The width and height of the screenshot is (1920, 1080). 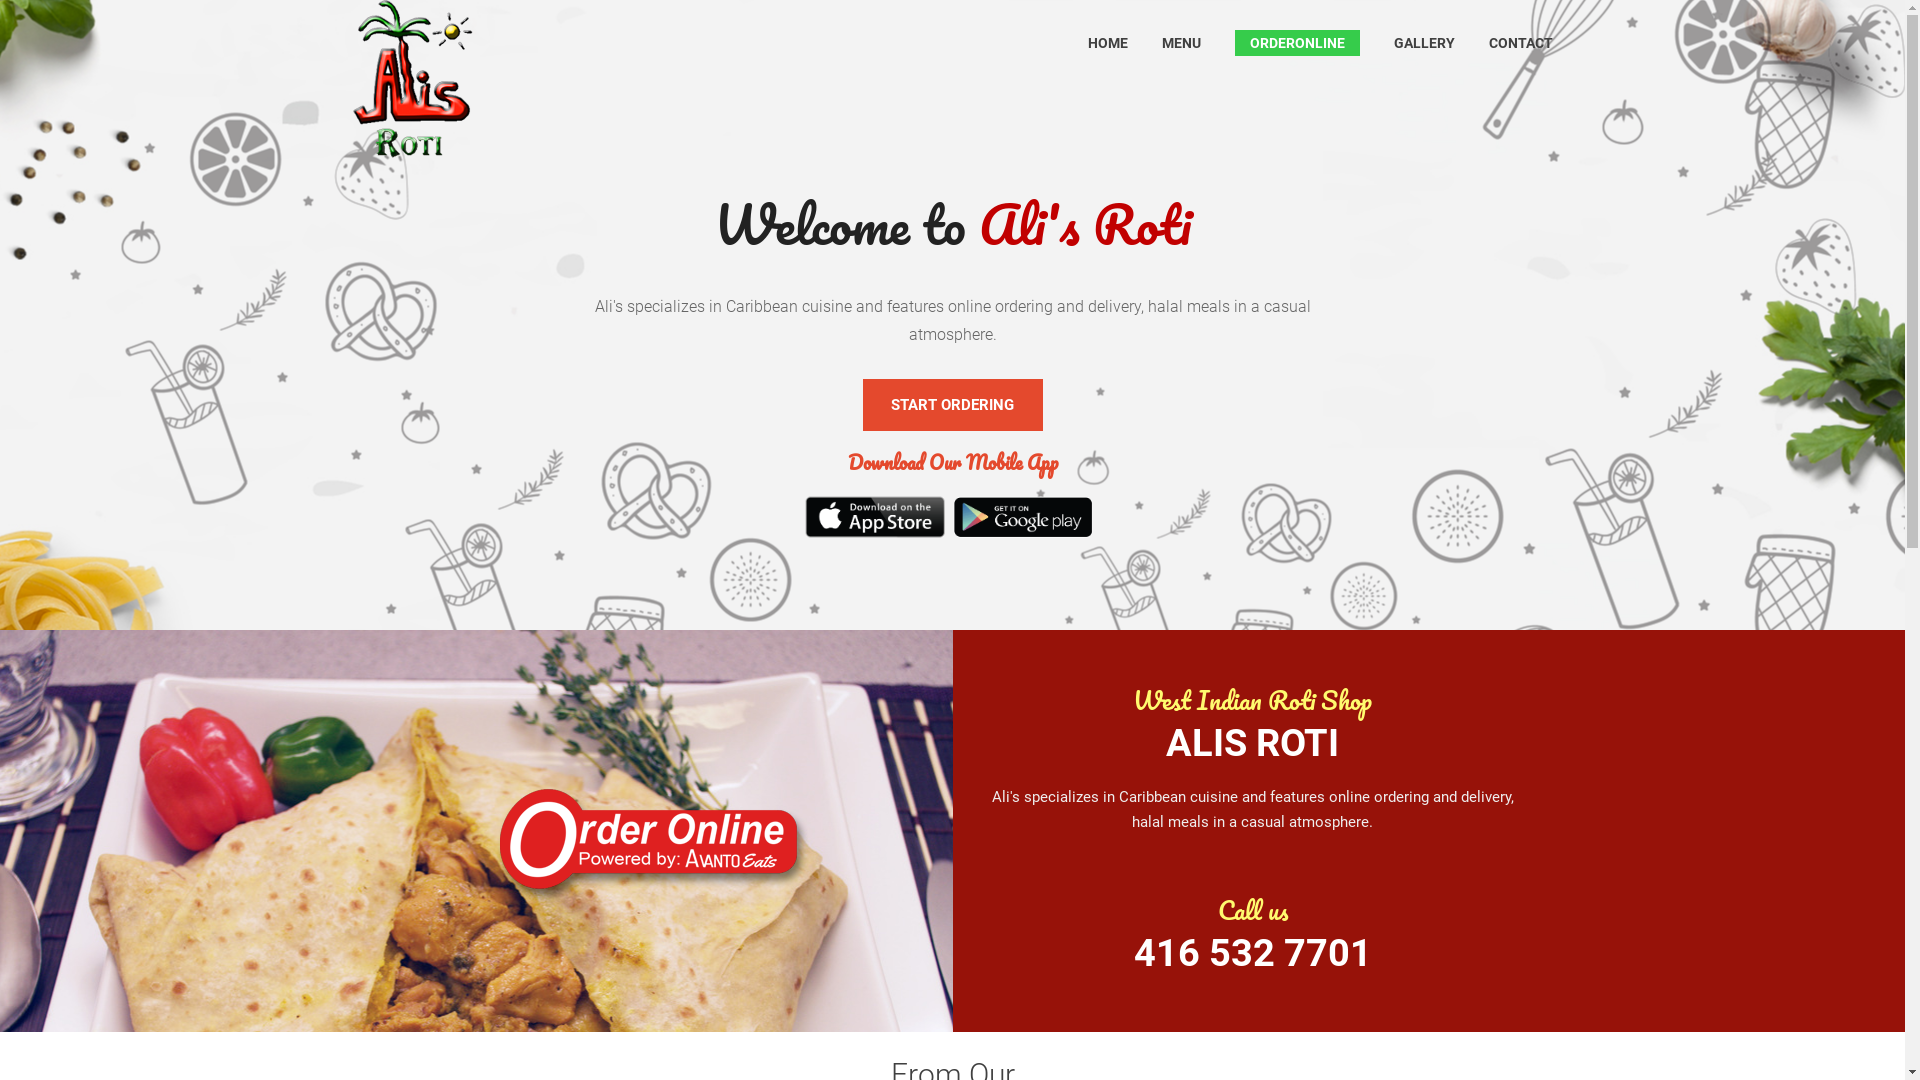 I want to click on 'START ORDERING', so click(x=950, y=405).